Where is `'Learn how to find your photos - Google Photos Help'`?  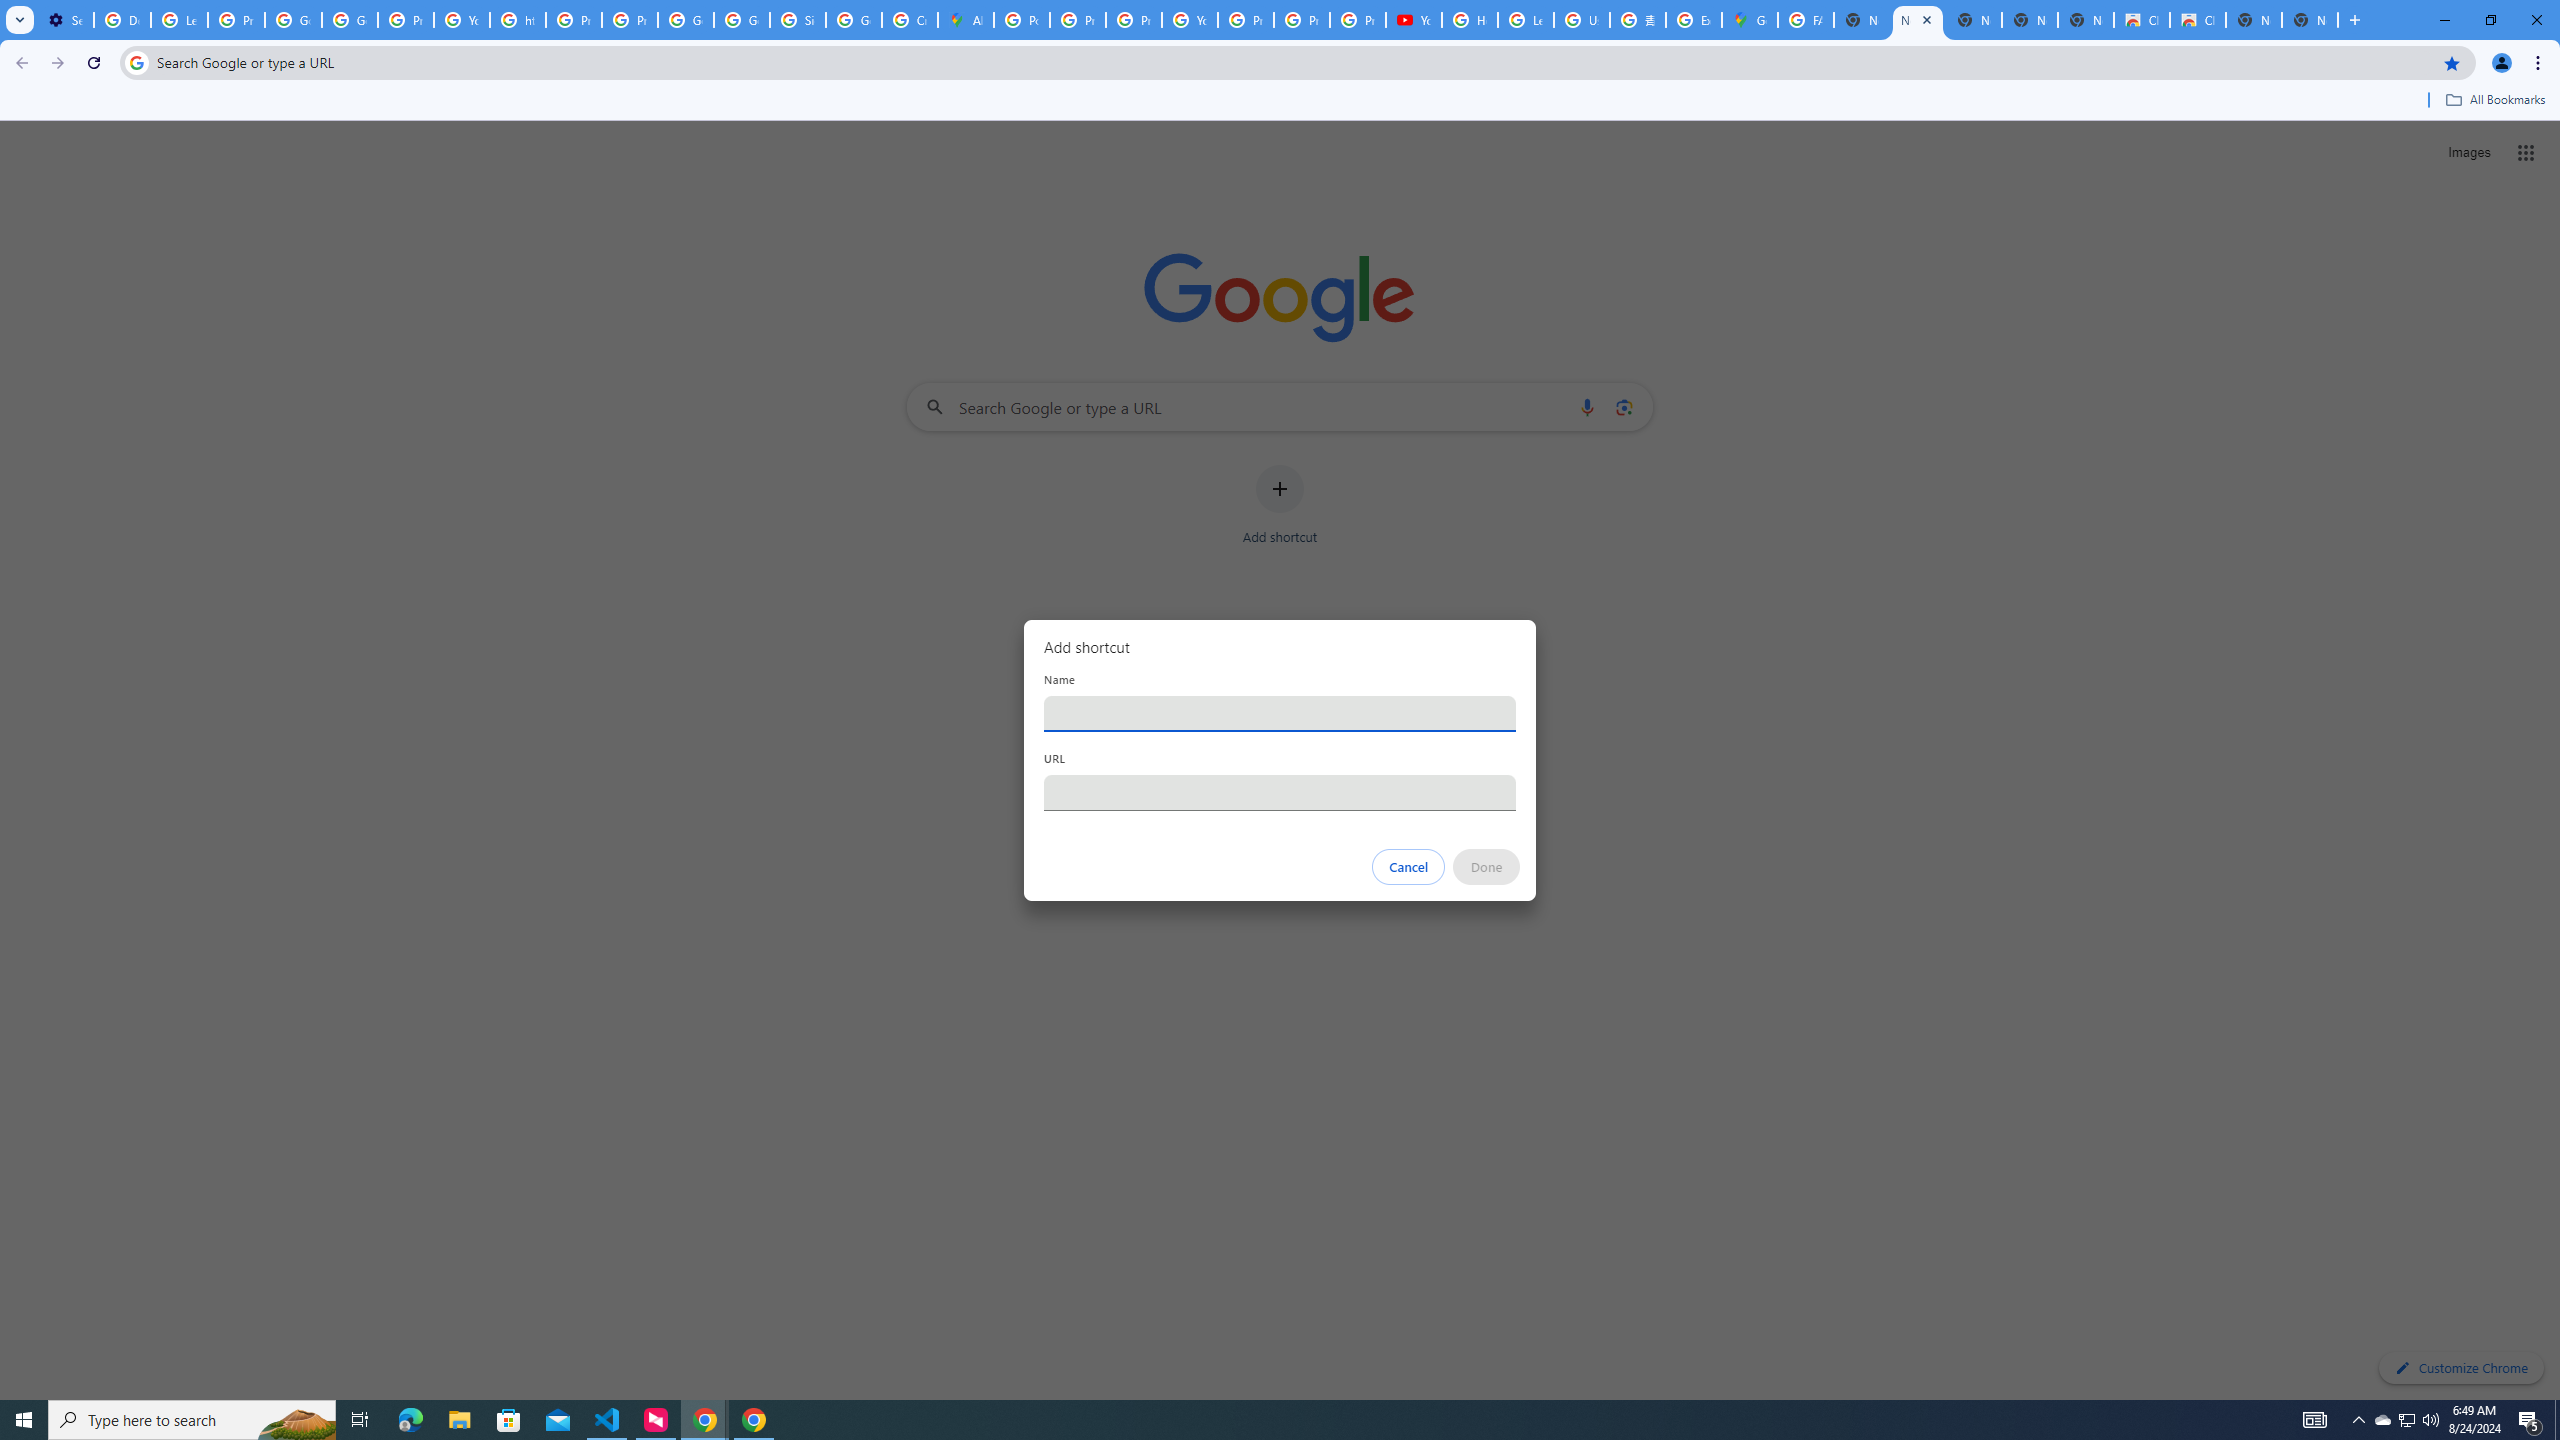
'Learn how to find your photos - Google Photos Help' is located at coordinates (179, 19).